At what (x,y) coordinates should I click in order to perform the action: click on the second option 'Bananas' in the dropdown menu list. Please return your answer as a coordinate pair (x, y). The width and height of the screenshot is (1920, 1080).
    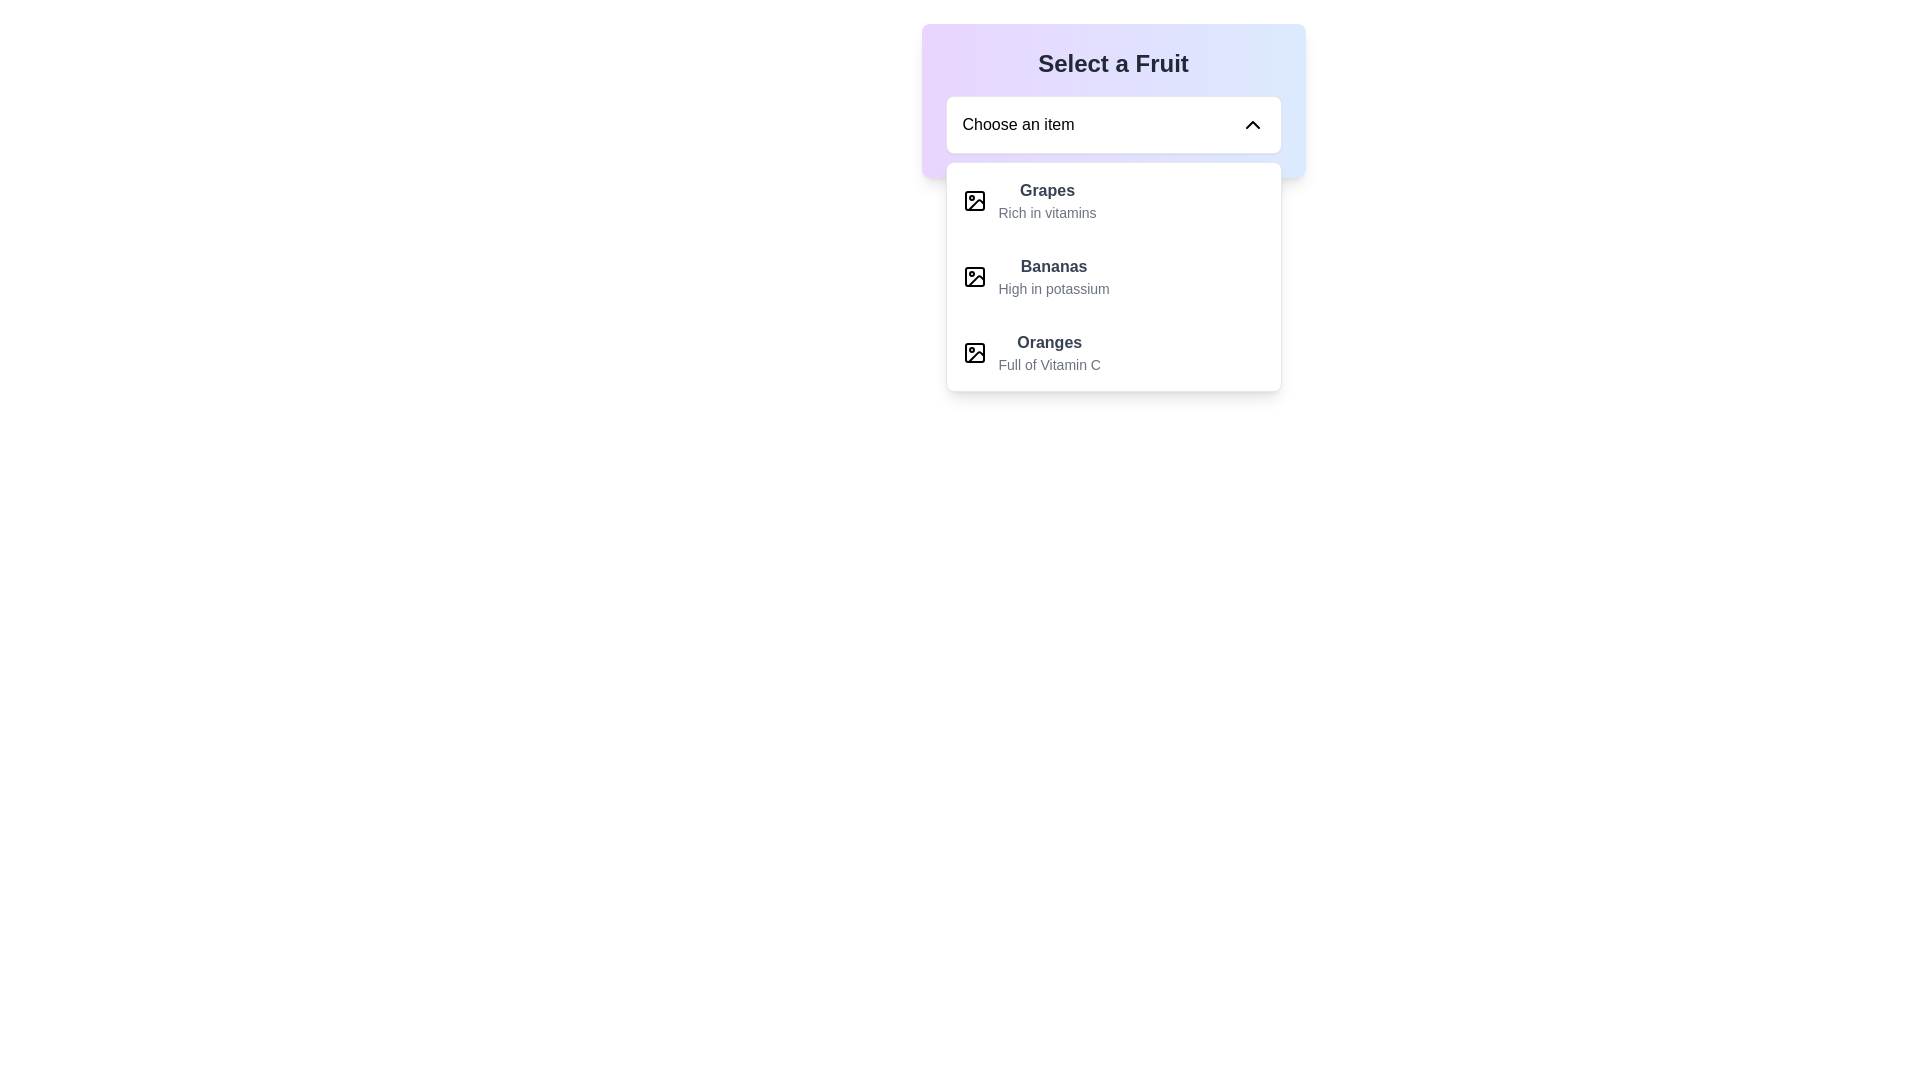
    Looking at the image, I should click on (1112, 277).